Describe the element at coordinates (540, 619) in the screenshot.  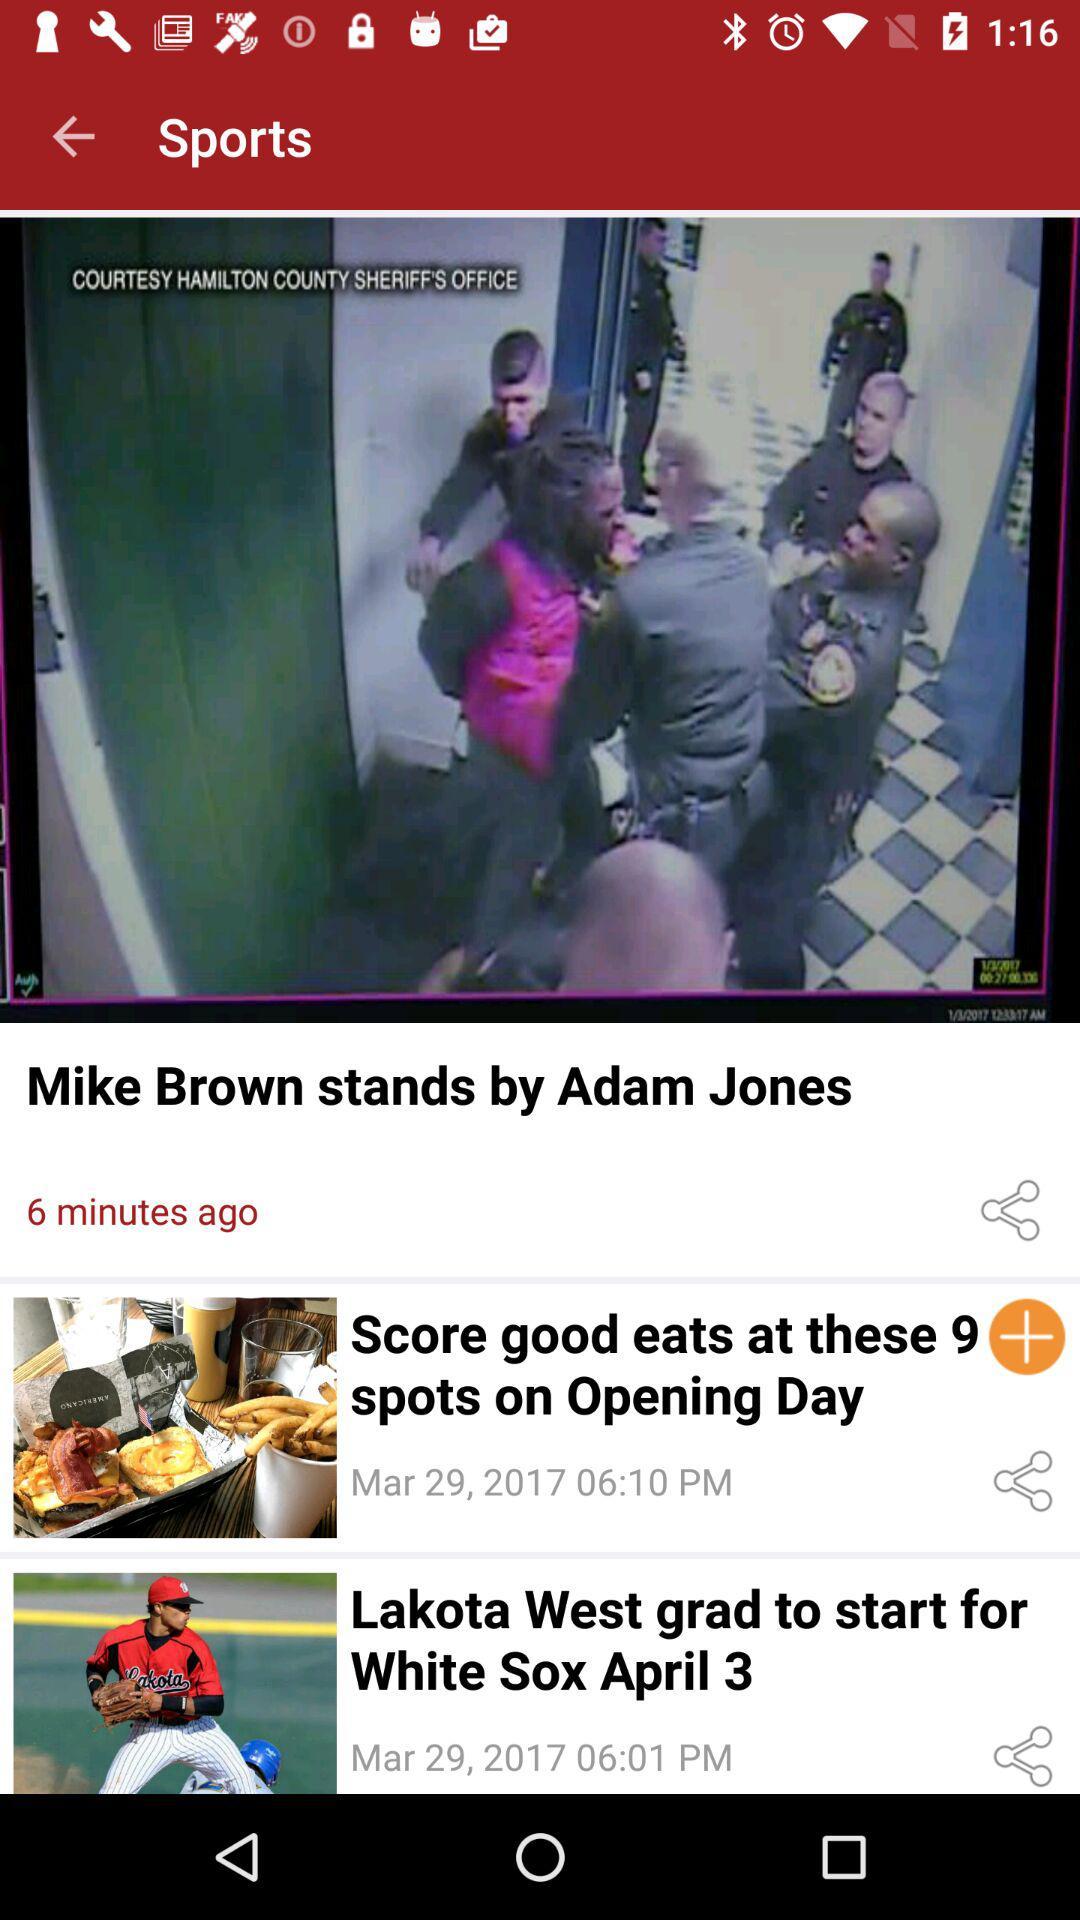
I see `open article` at that location.